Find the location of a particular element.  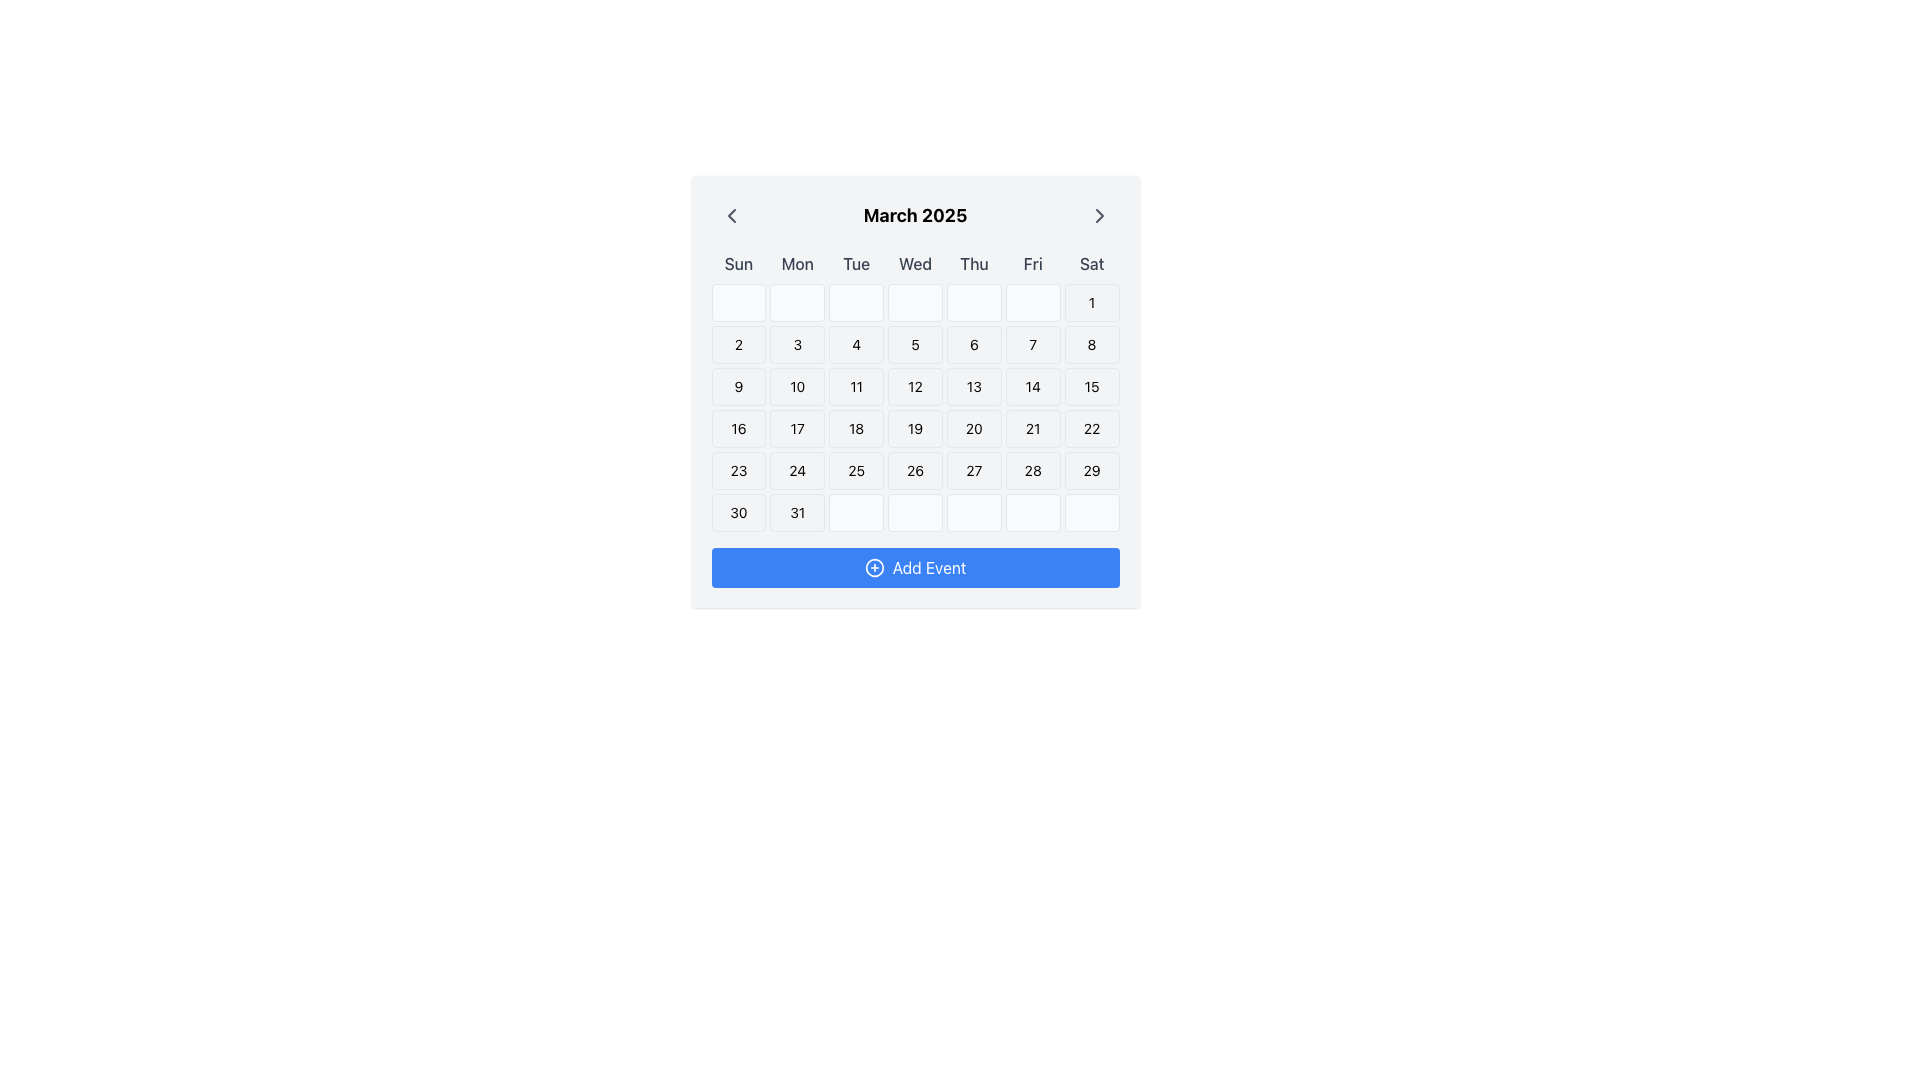

the selectable calendar date cell representing the 30th day of the month is located at coordinates (738, 512).